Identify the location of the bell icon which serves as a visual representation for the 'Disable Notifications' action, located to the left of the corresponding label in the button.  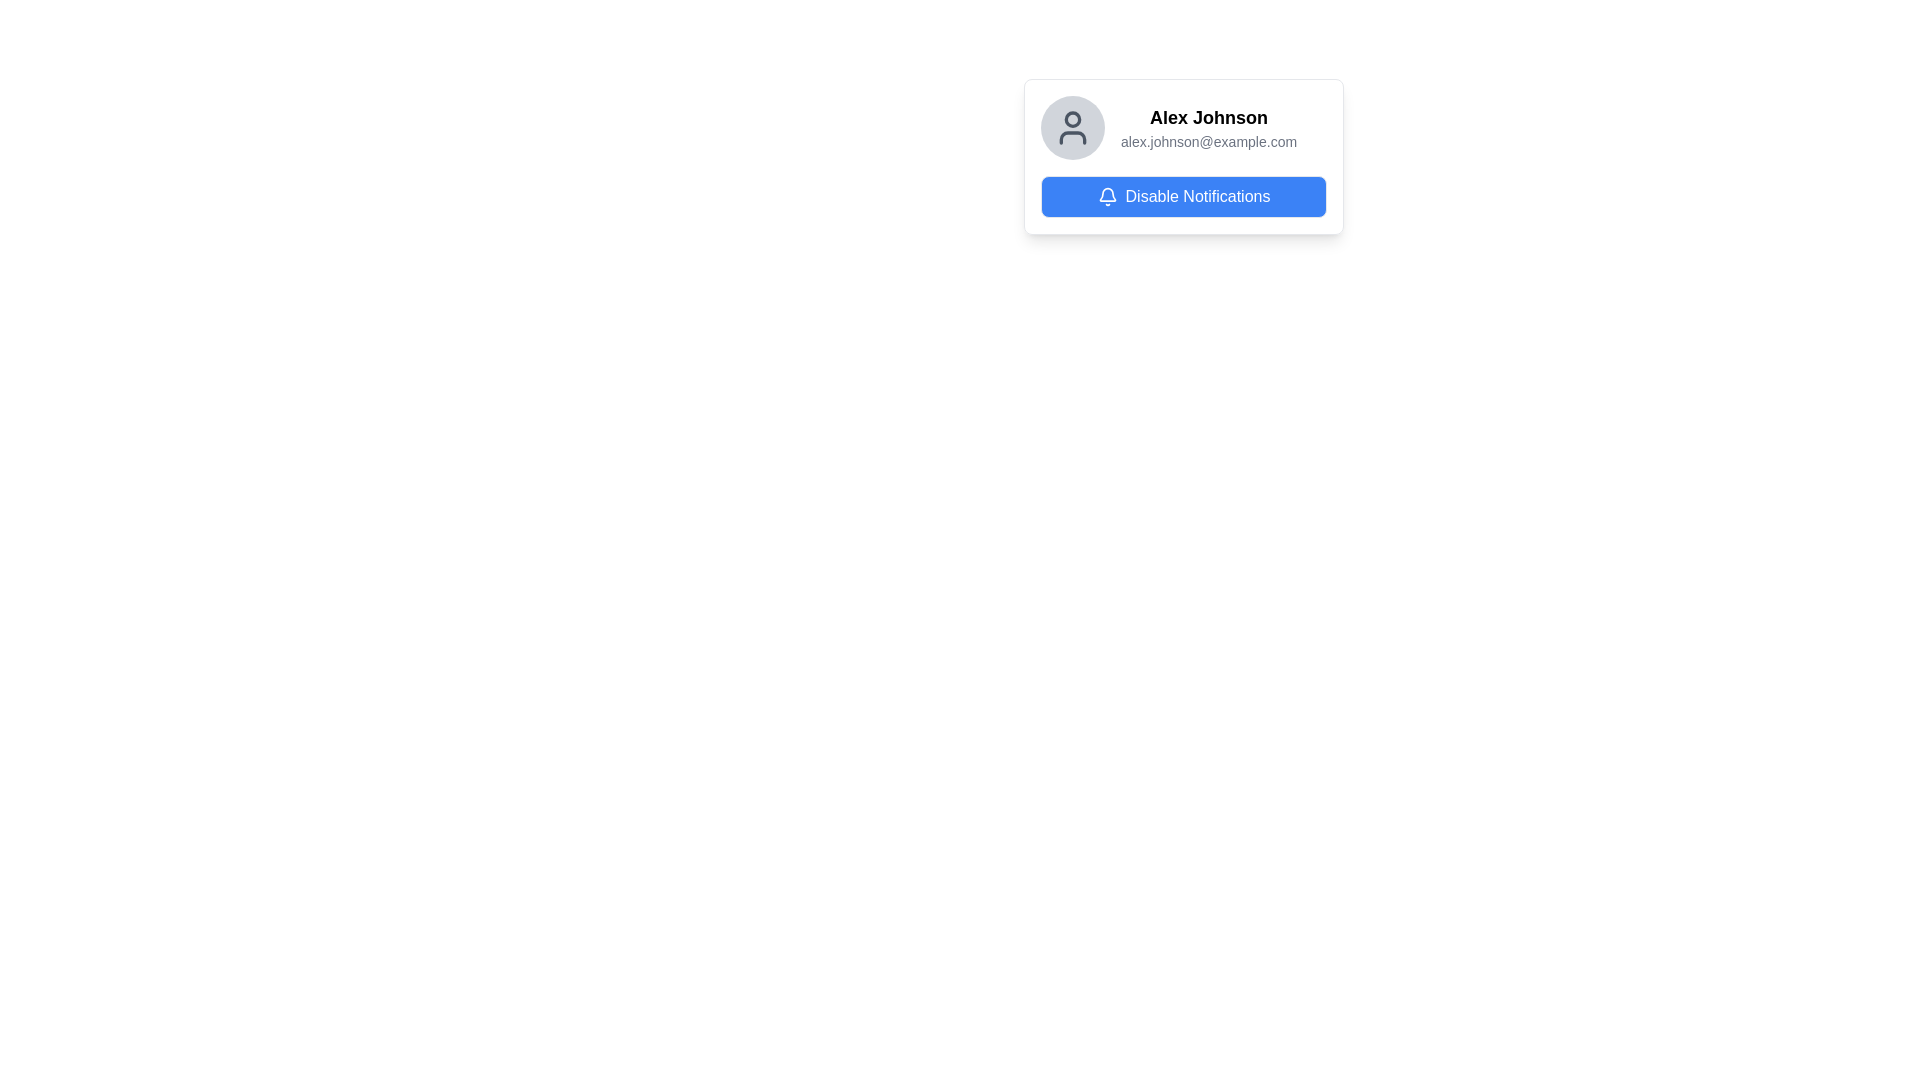
(1106, 196).